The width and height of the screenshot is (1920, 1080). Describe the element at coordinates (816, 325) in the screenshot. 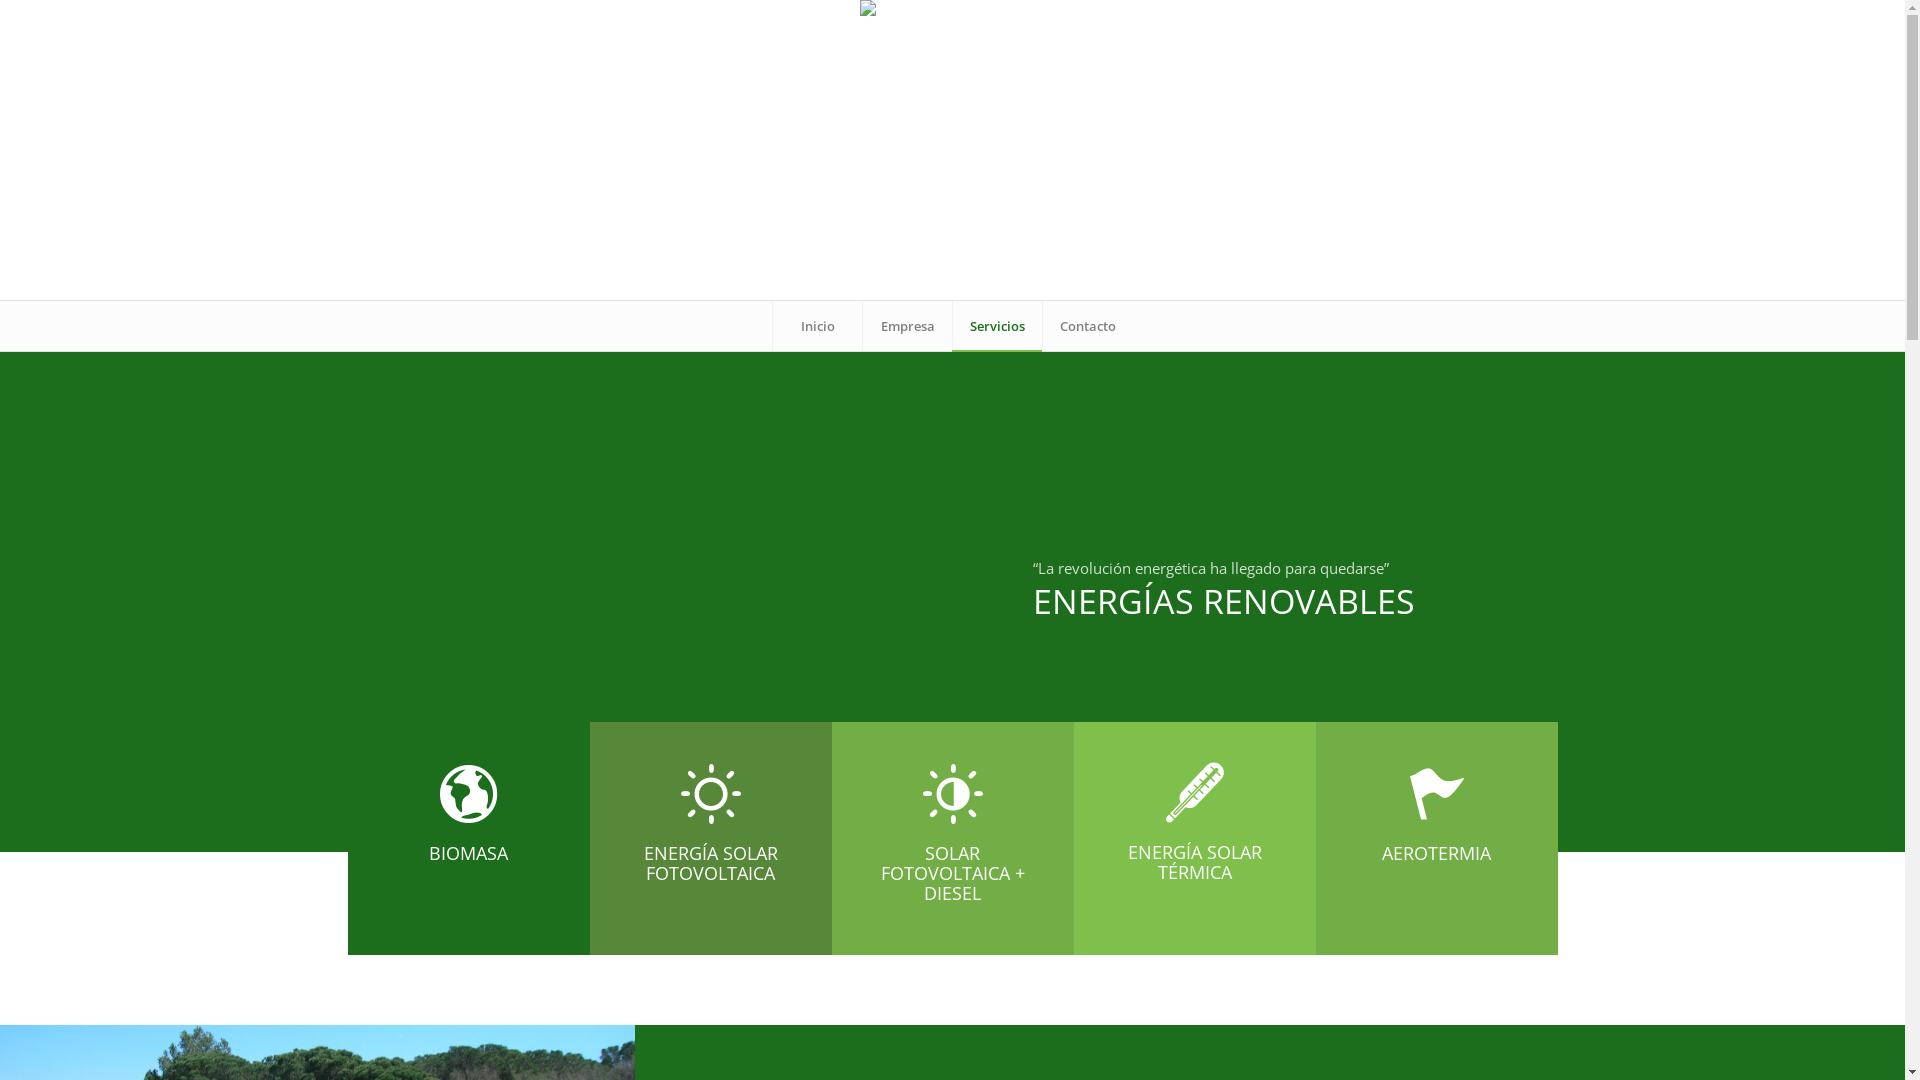

I see `'Inicio'` at that location.